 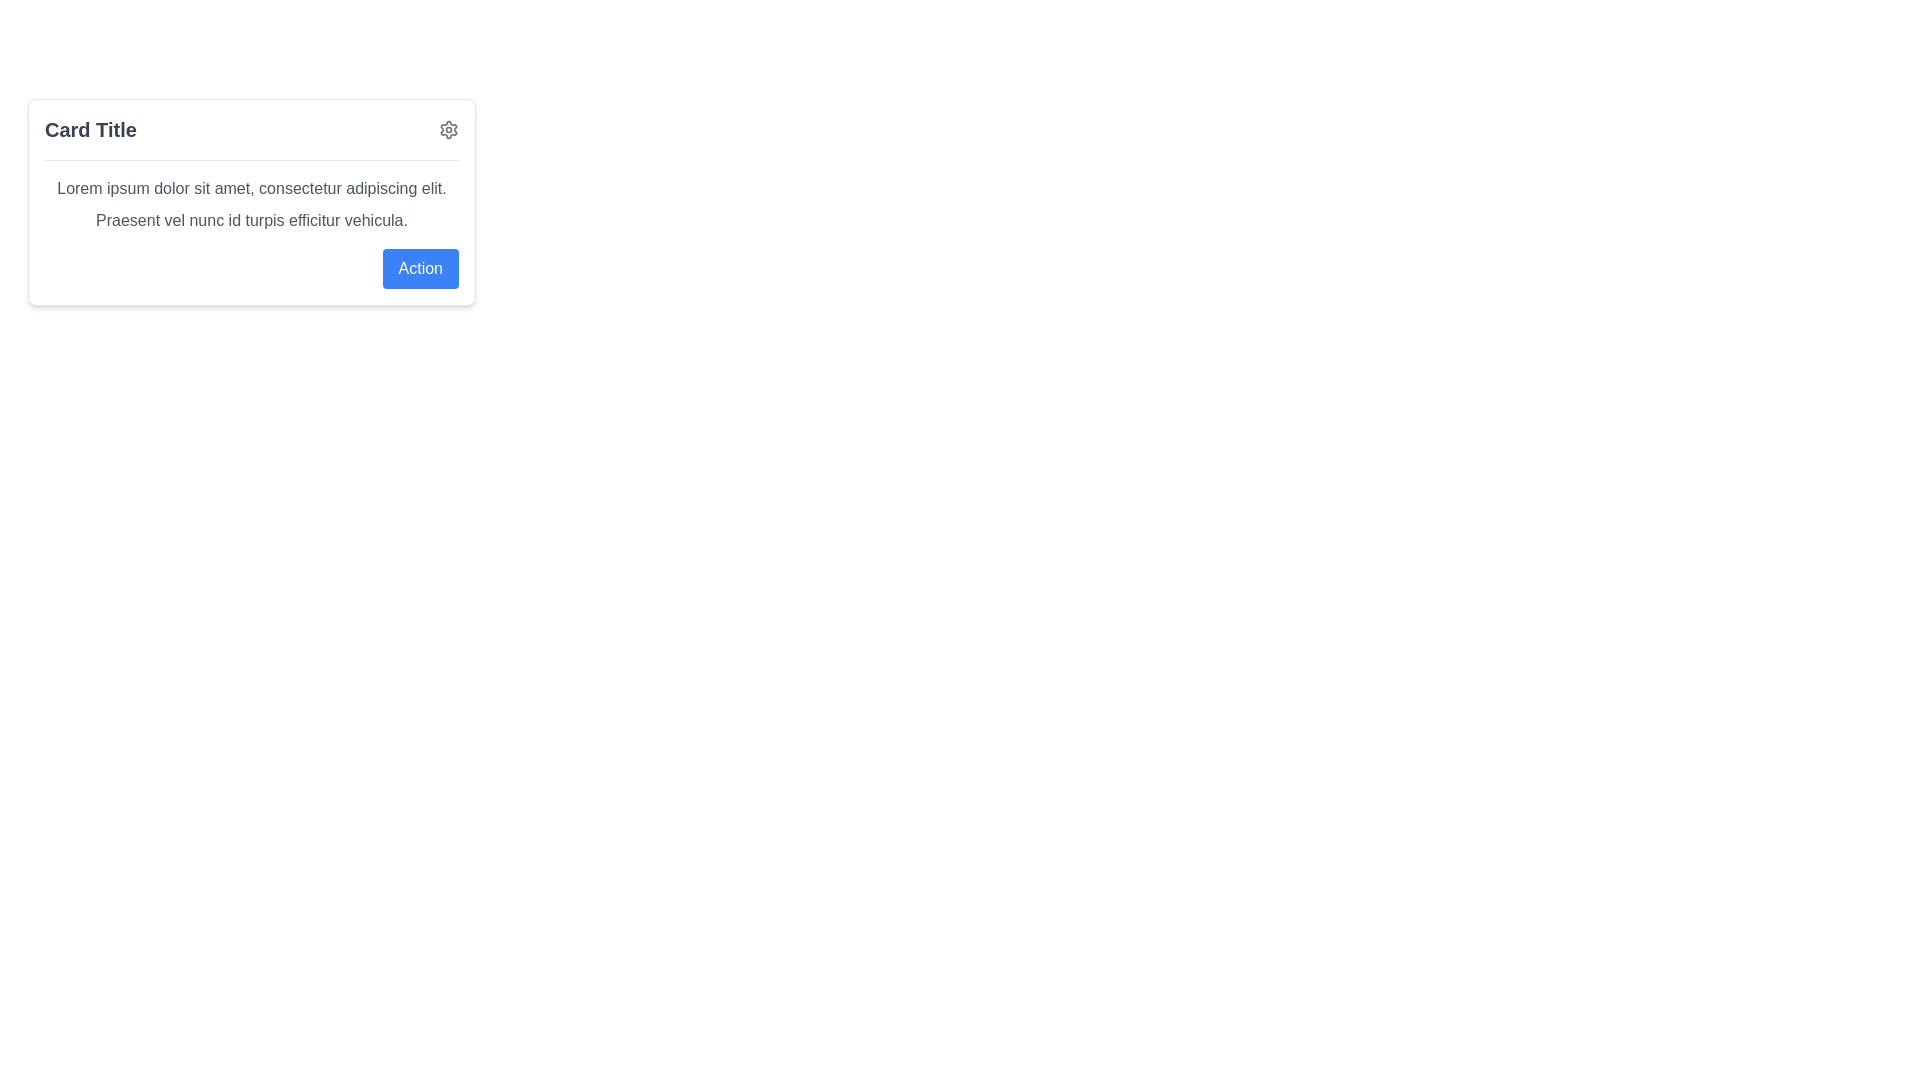 I want to click on the cogwheel icon located in the top-right corner of the card component, adjacent to the 'Card Title' text, which indicates settings, so click(x=448, y=130).